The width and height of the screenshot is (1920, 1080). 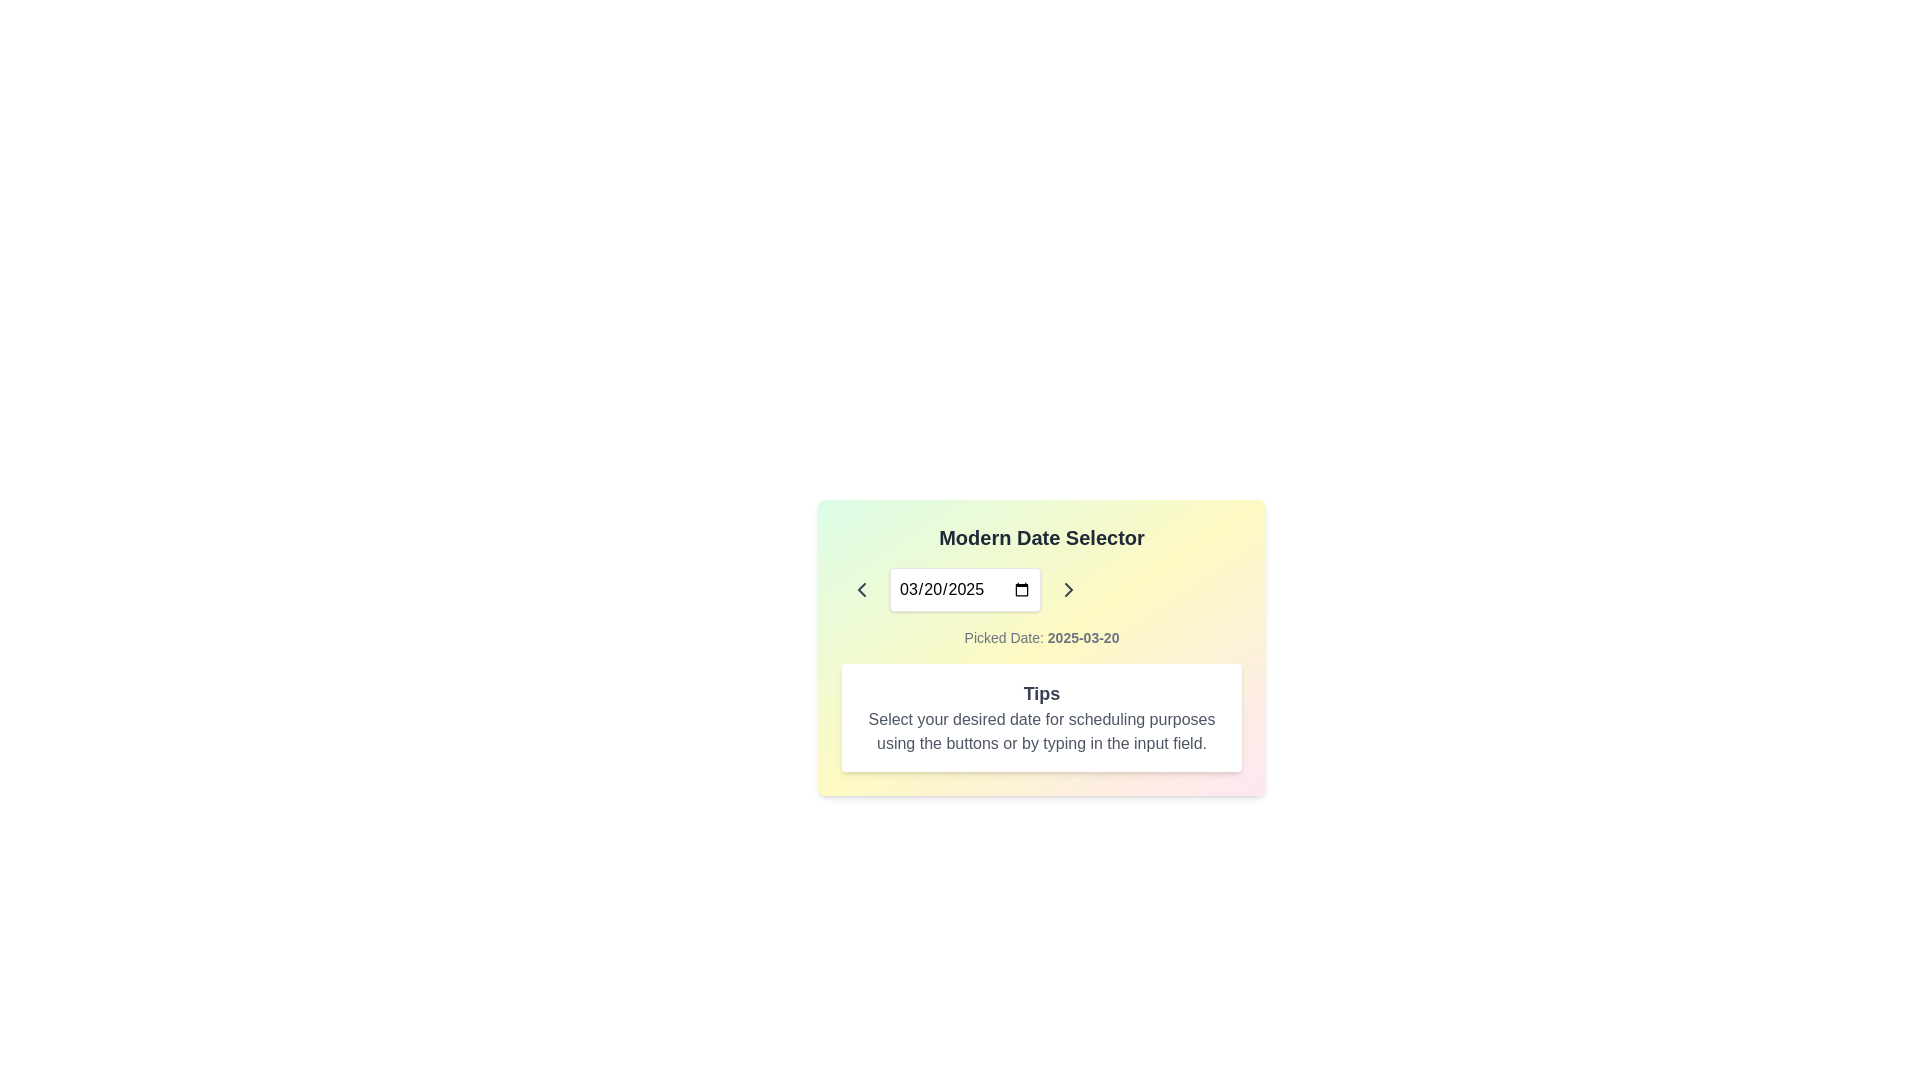 What do you see at coordinates (862, 589) in the screenshot?
I see `the left-pointing chevron icon in the Modern Date Selector interface` at bounding box center [862, 589].